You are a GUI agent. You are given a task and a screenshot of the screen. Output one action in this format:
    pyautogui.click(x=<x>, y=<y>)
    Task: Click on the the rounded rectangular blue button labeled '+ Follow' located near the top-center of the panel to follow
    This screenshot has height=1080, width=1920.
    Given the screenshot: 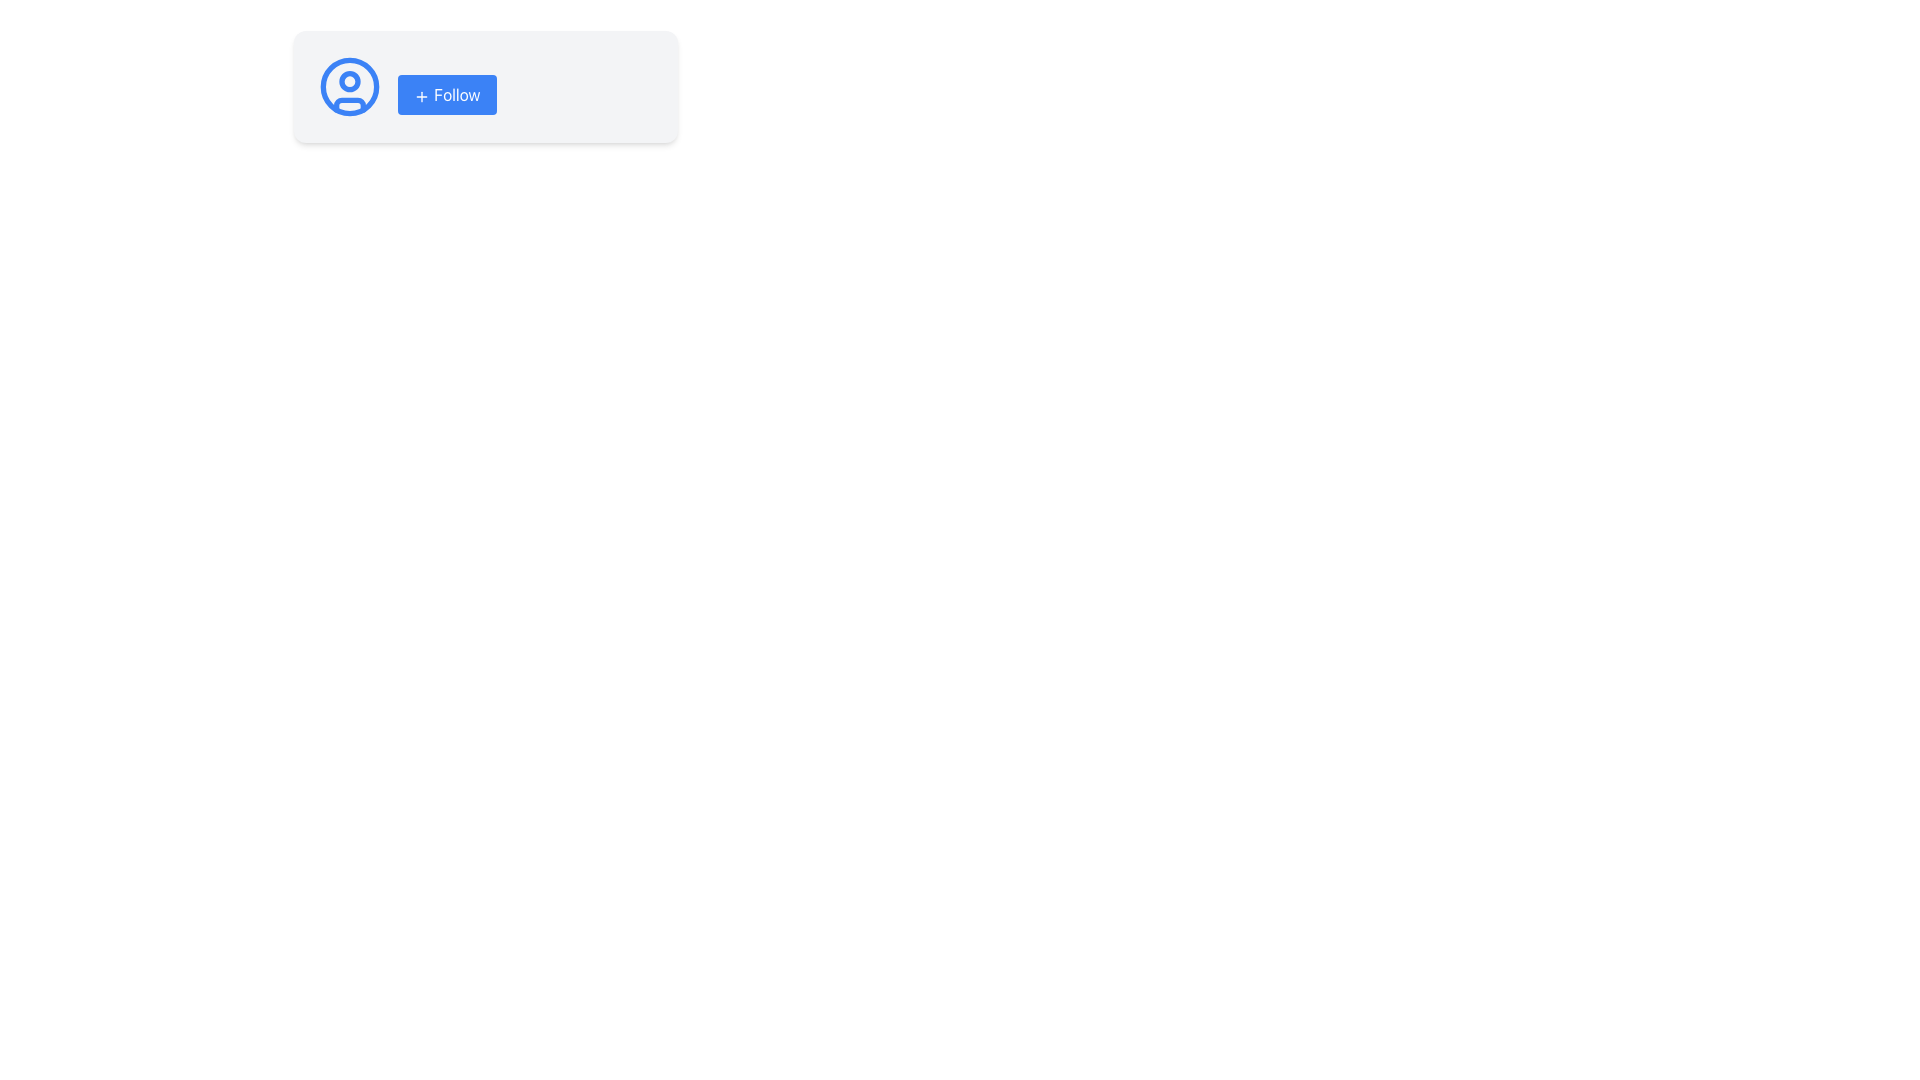 What is the action you would take?
    pyautogui.click(x=446, y=95)
    